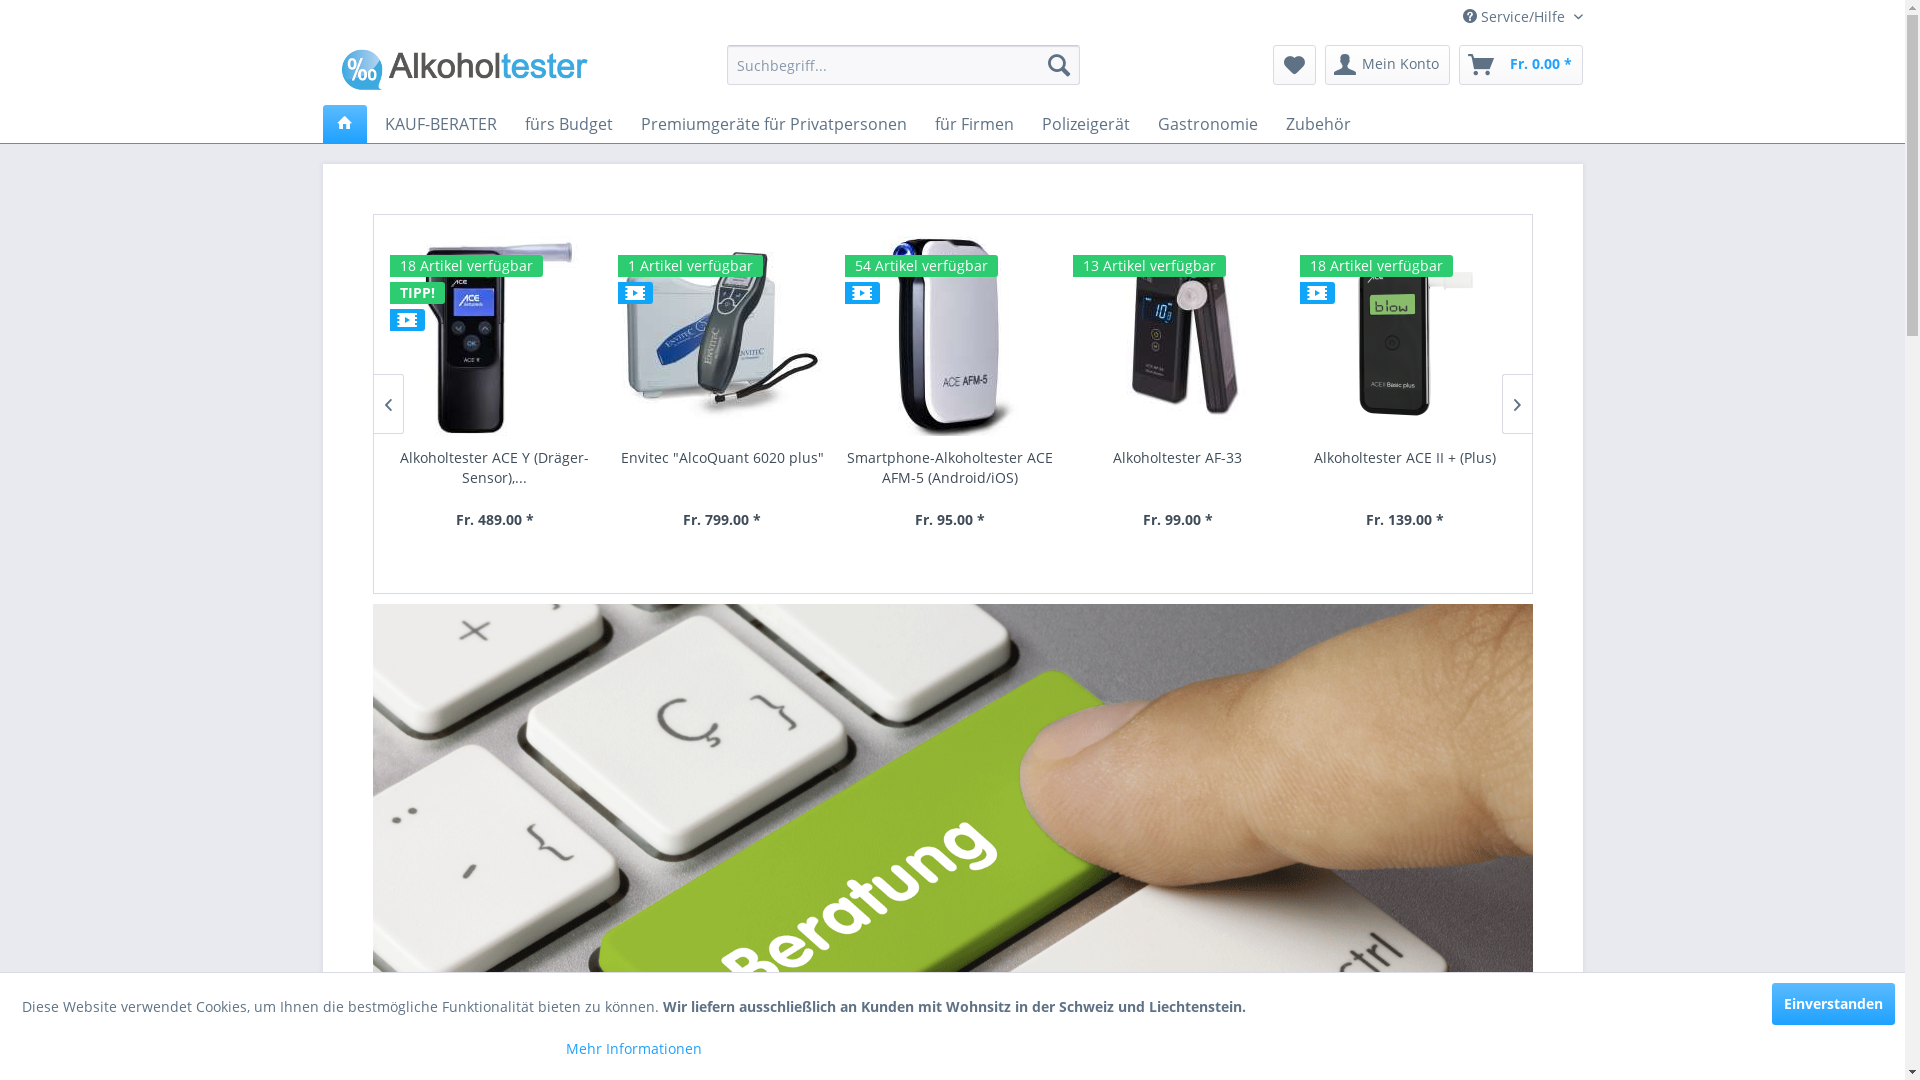  Describe the element at coordinates (1385, 64) in the screenshot. I see `'Mein Konto'` at that location.